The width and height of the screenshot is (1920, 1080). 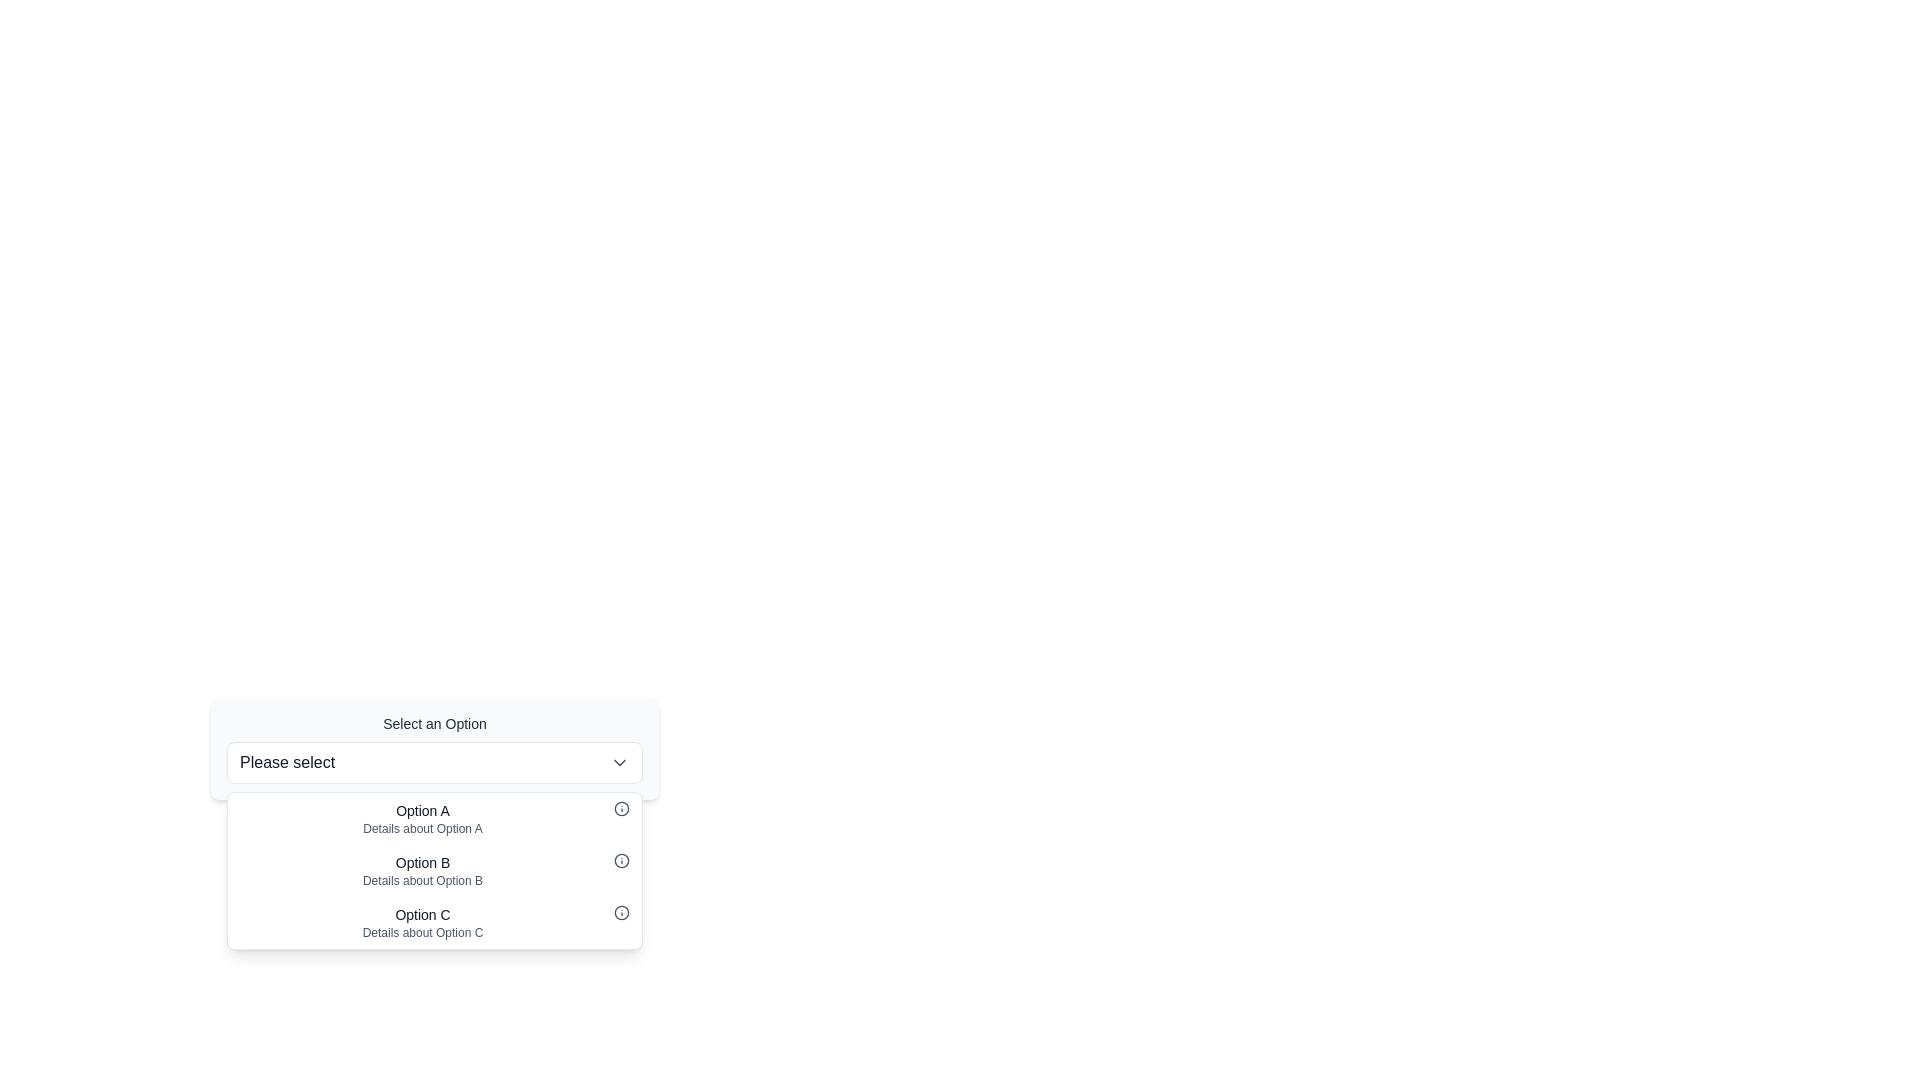 What do you see at coordinates (434, 724) in the screenshot?
I see `the label displaying 'Select an Option', which is styled with a small font size, medium weight, and dark gray color, located above the dropdown component titled 'Please select'` at bounding box center [434, 724].